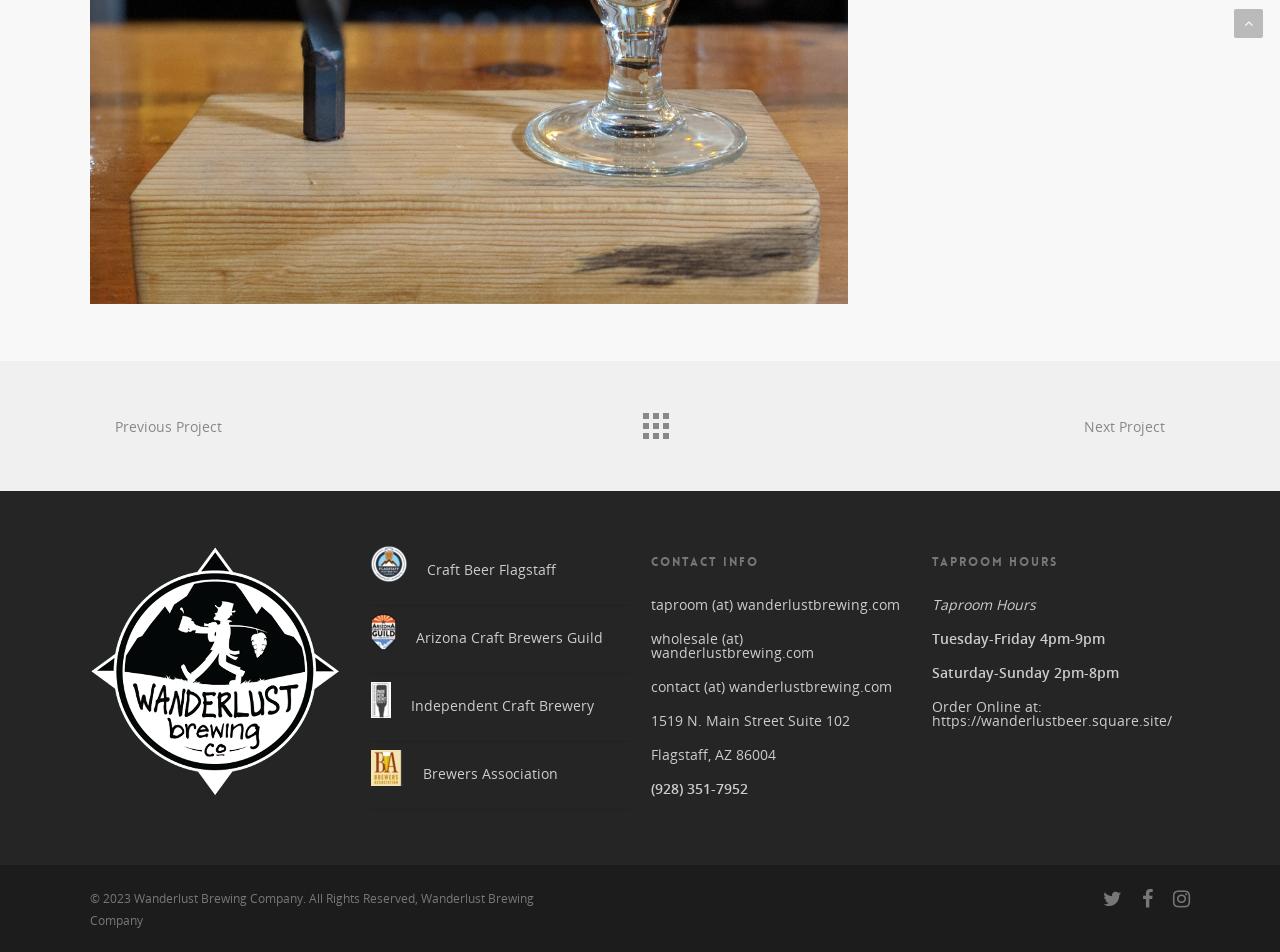  Describe the element at coordinates (770, 678) in the screenshot. I see `'contact (at) wanderlustbrewing.com'` at that location.